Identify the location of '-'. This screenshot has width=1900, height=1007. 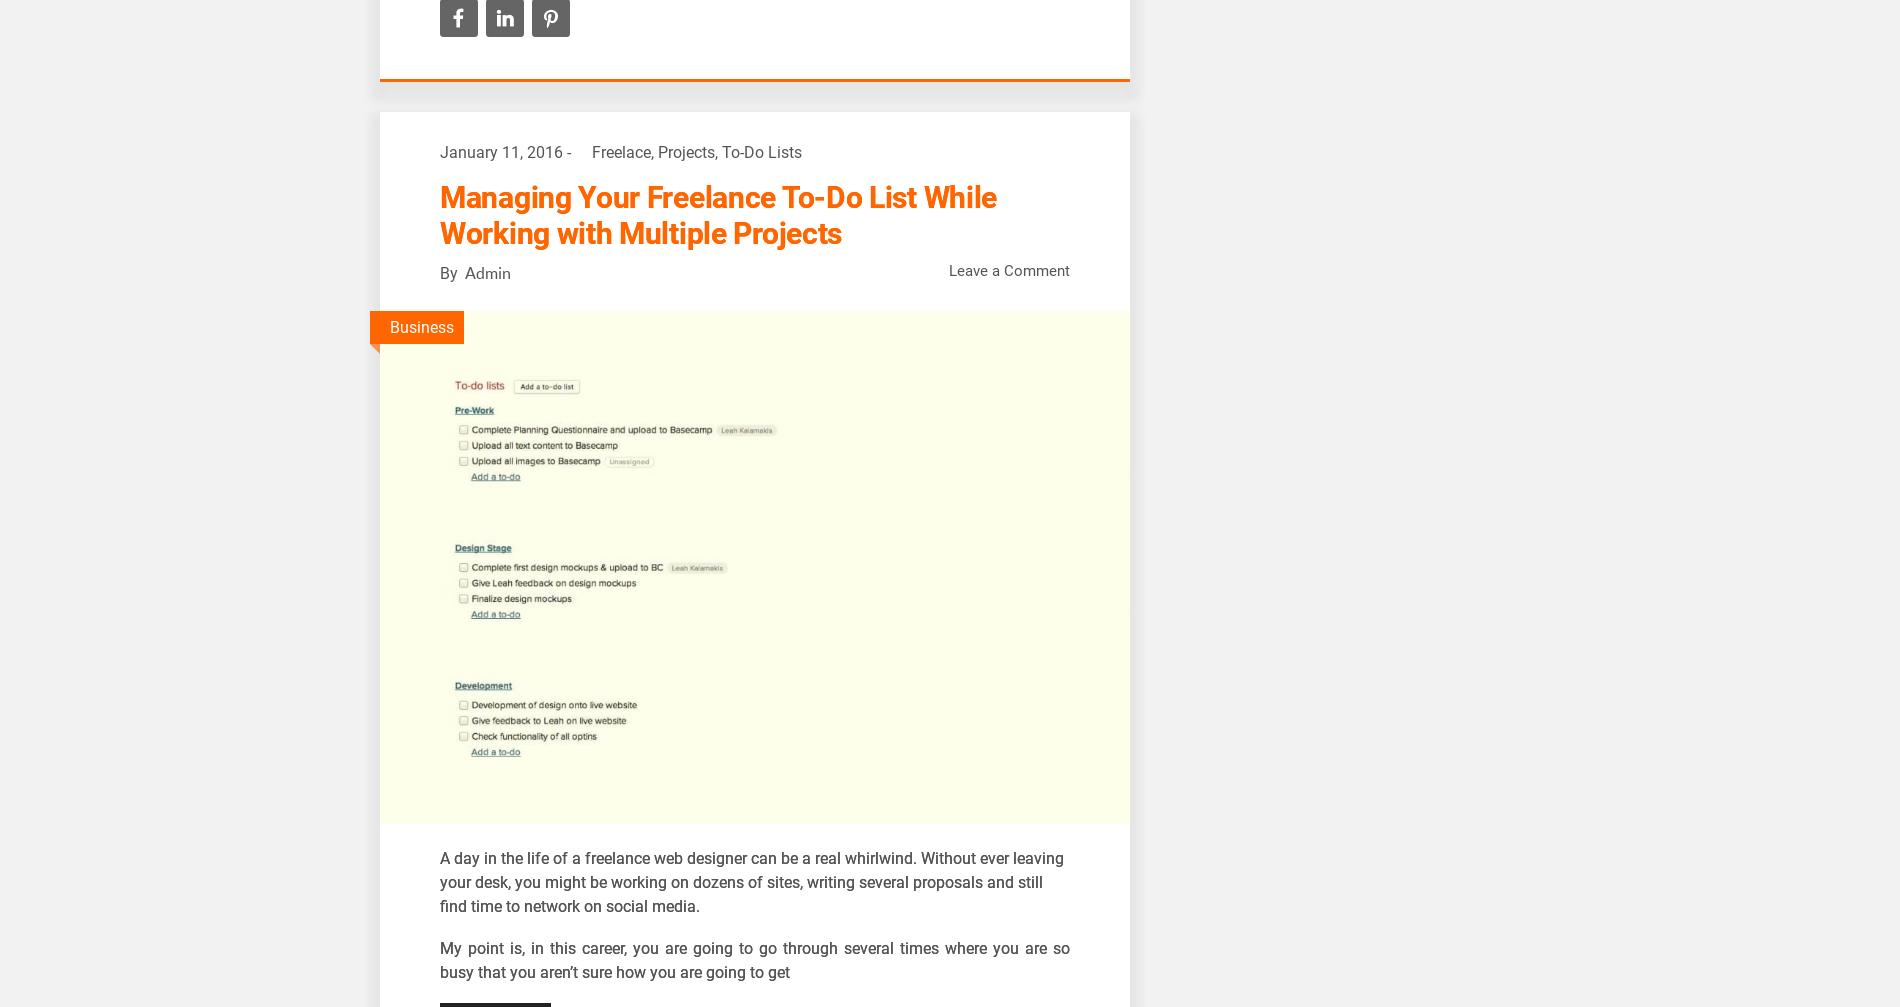
(569, 152).